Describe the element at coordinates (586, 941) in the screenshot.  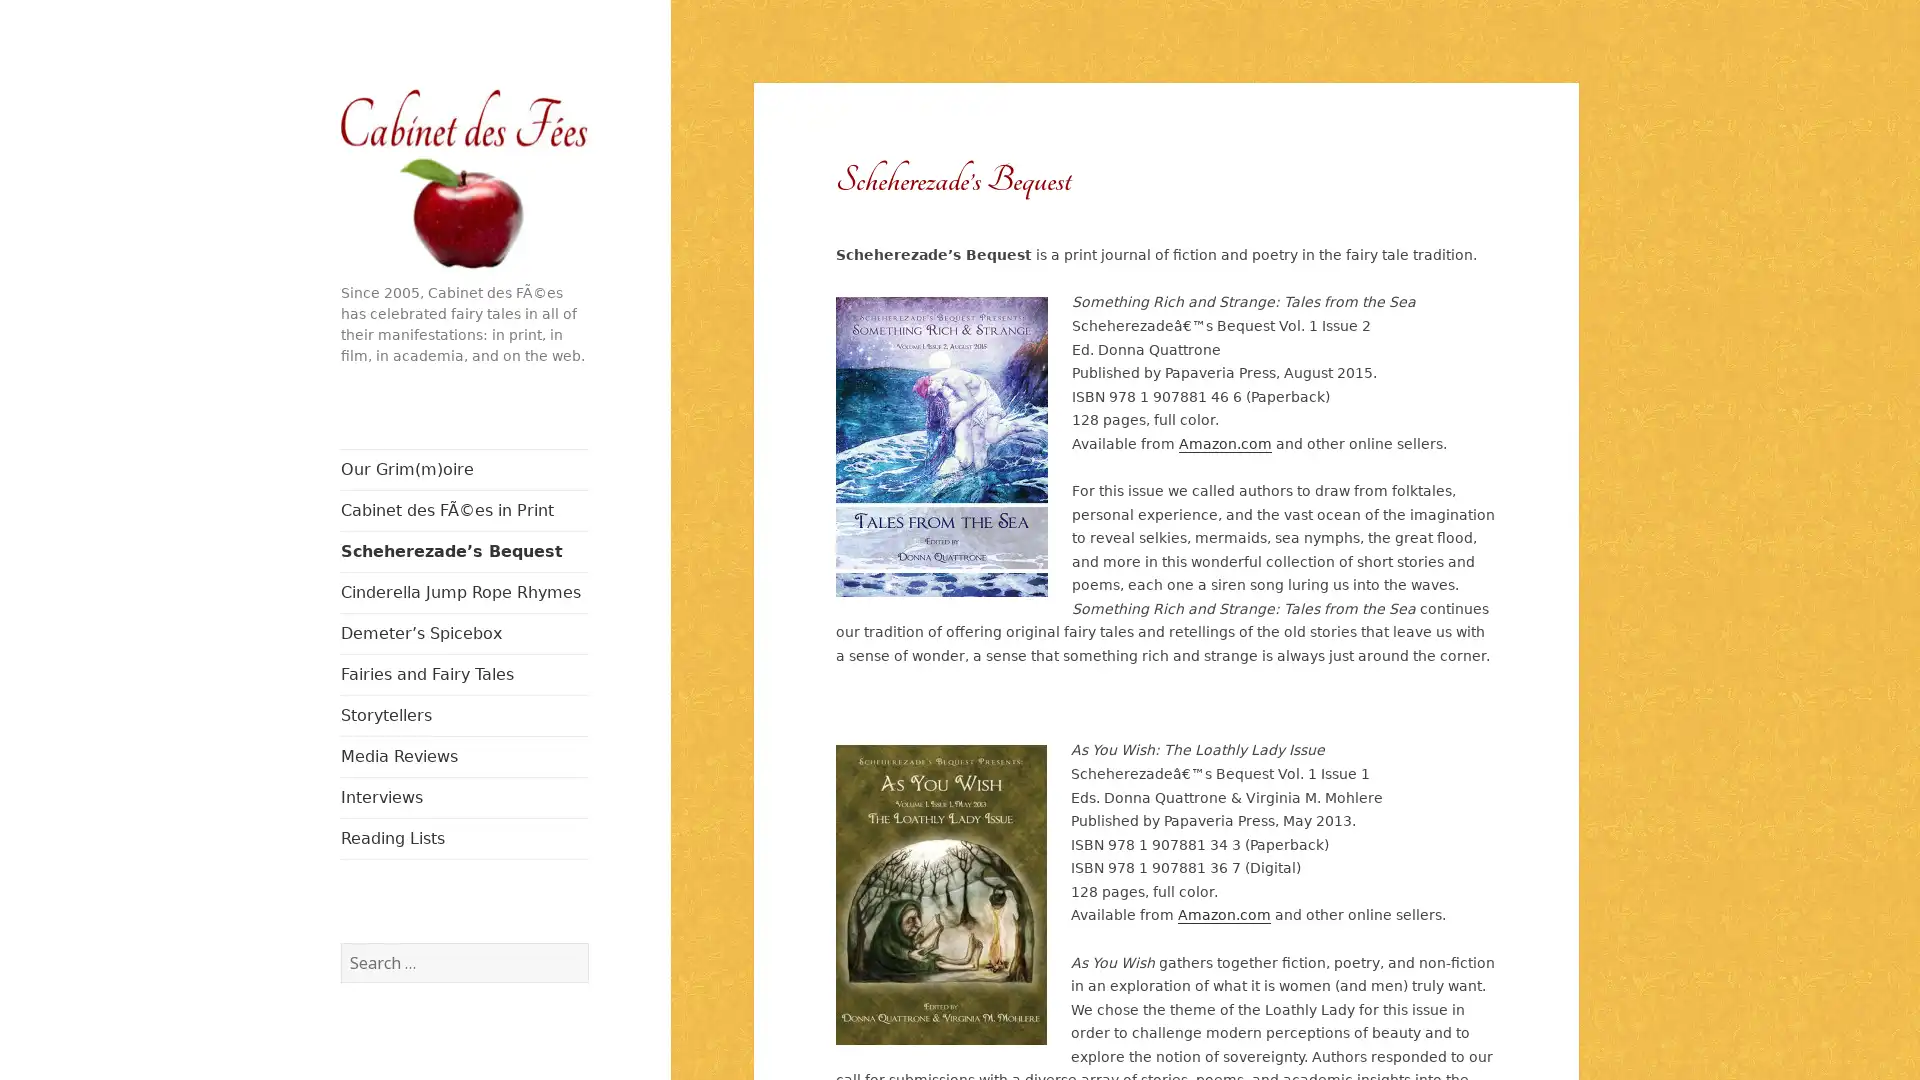
I see `Search` at that location.